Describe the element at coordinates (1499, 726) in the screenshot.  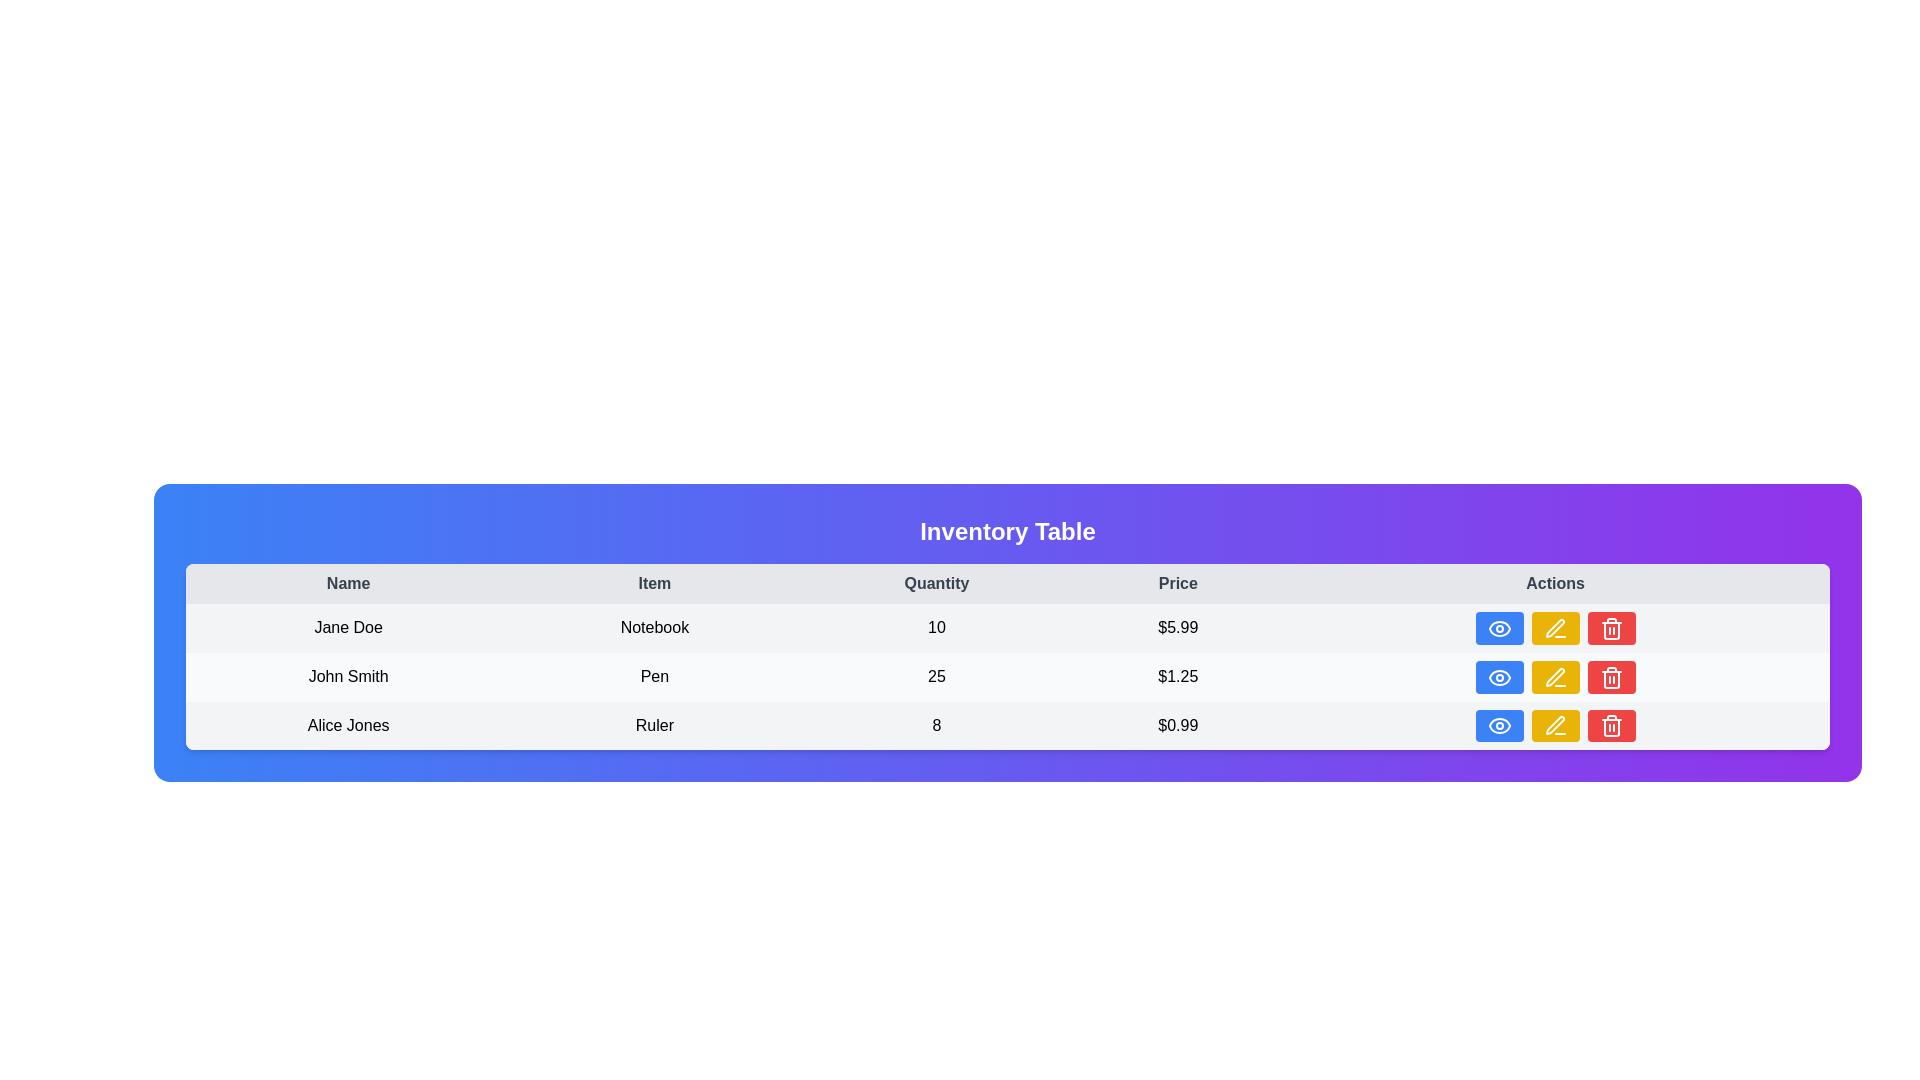
I see `the preview button located in the rightmost column of the last row in the table, which is positioned next to the edit and delete buttons` at that location.